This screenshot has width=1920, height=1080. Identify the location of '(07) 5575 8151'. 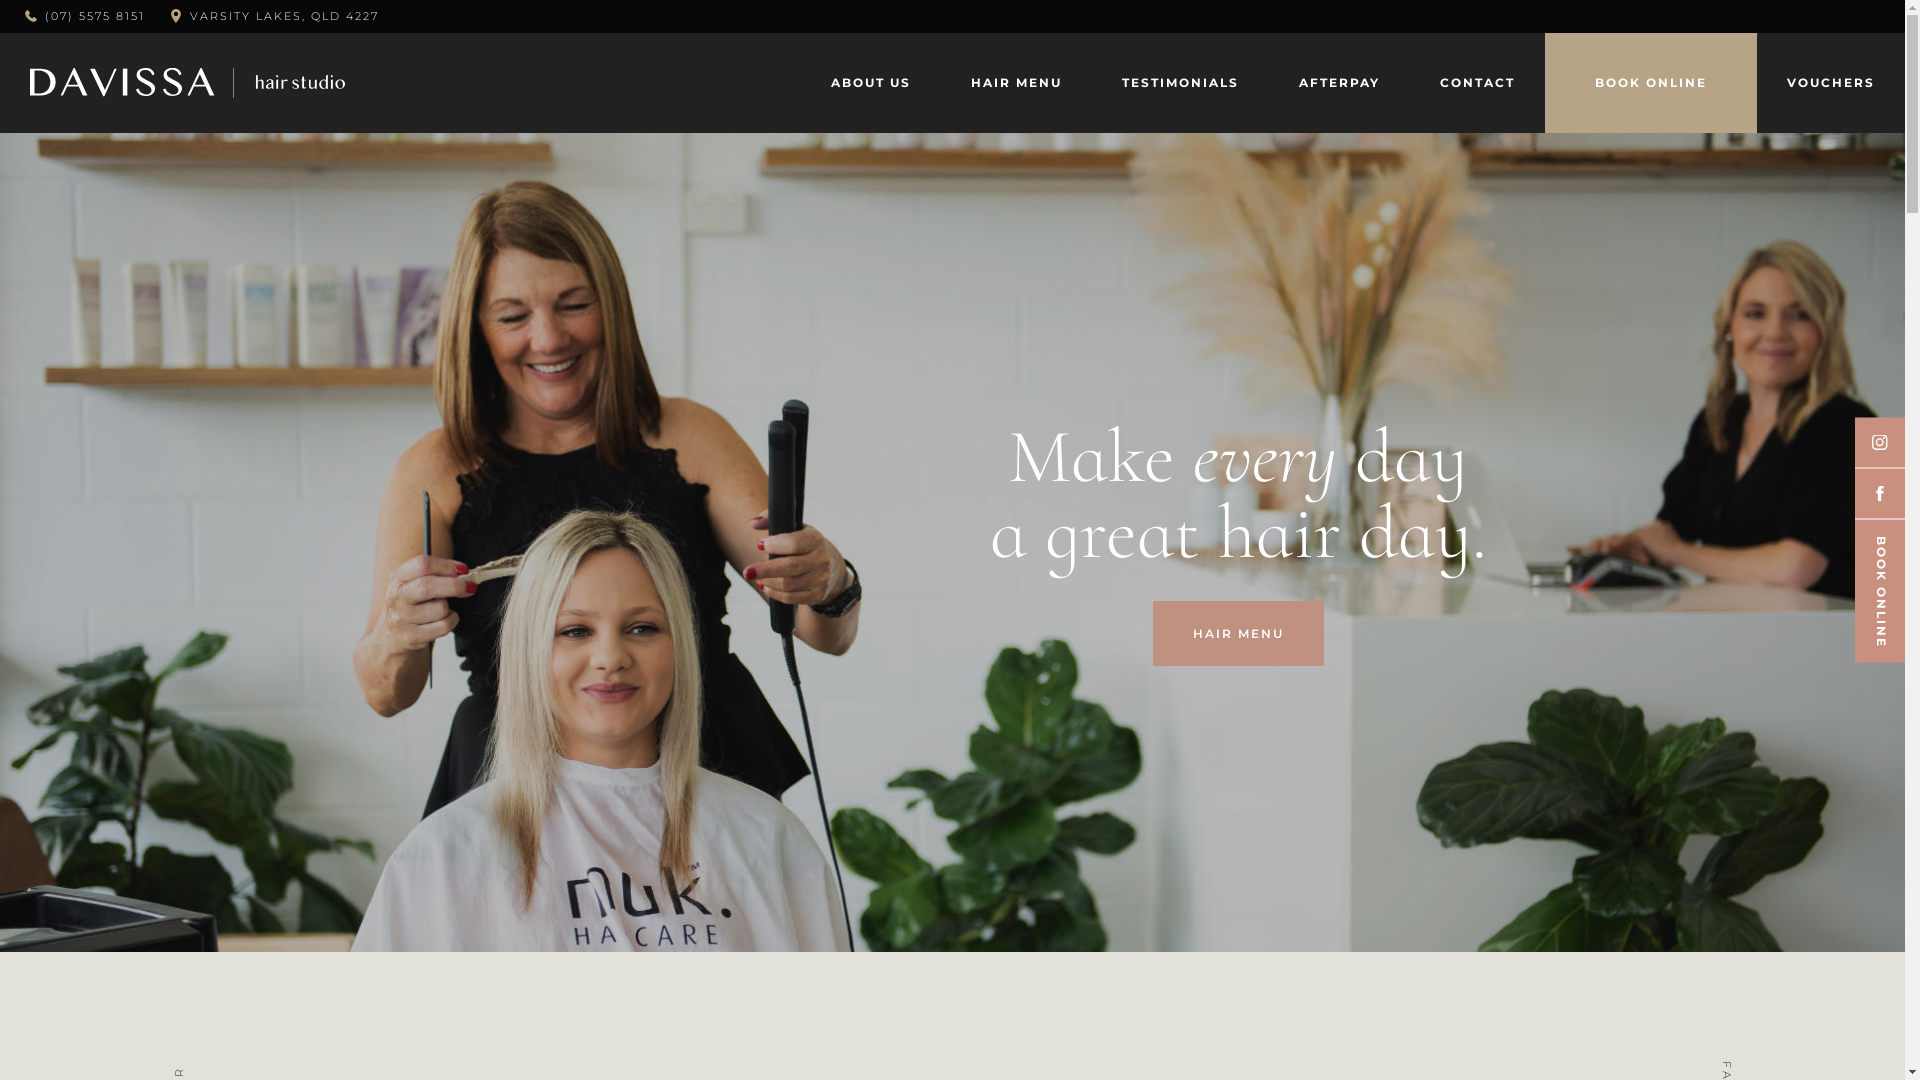
(84, 15).